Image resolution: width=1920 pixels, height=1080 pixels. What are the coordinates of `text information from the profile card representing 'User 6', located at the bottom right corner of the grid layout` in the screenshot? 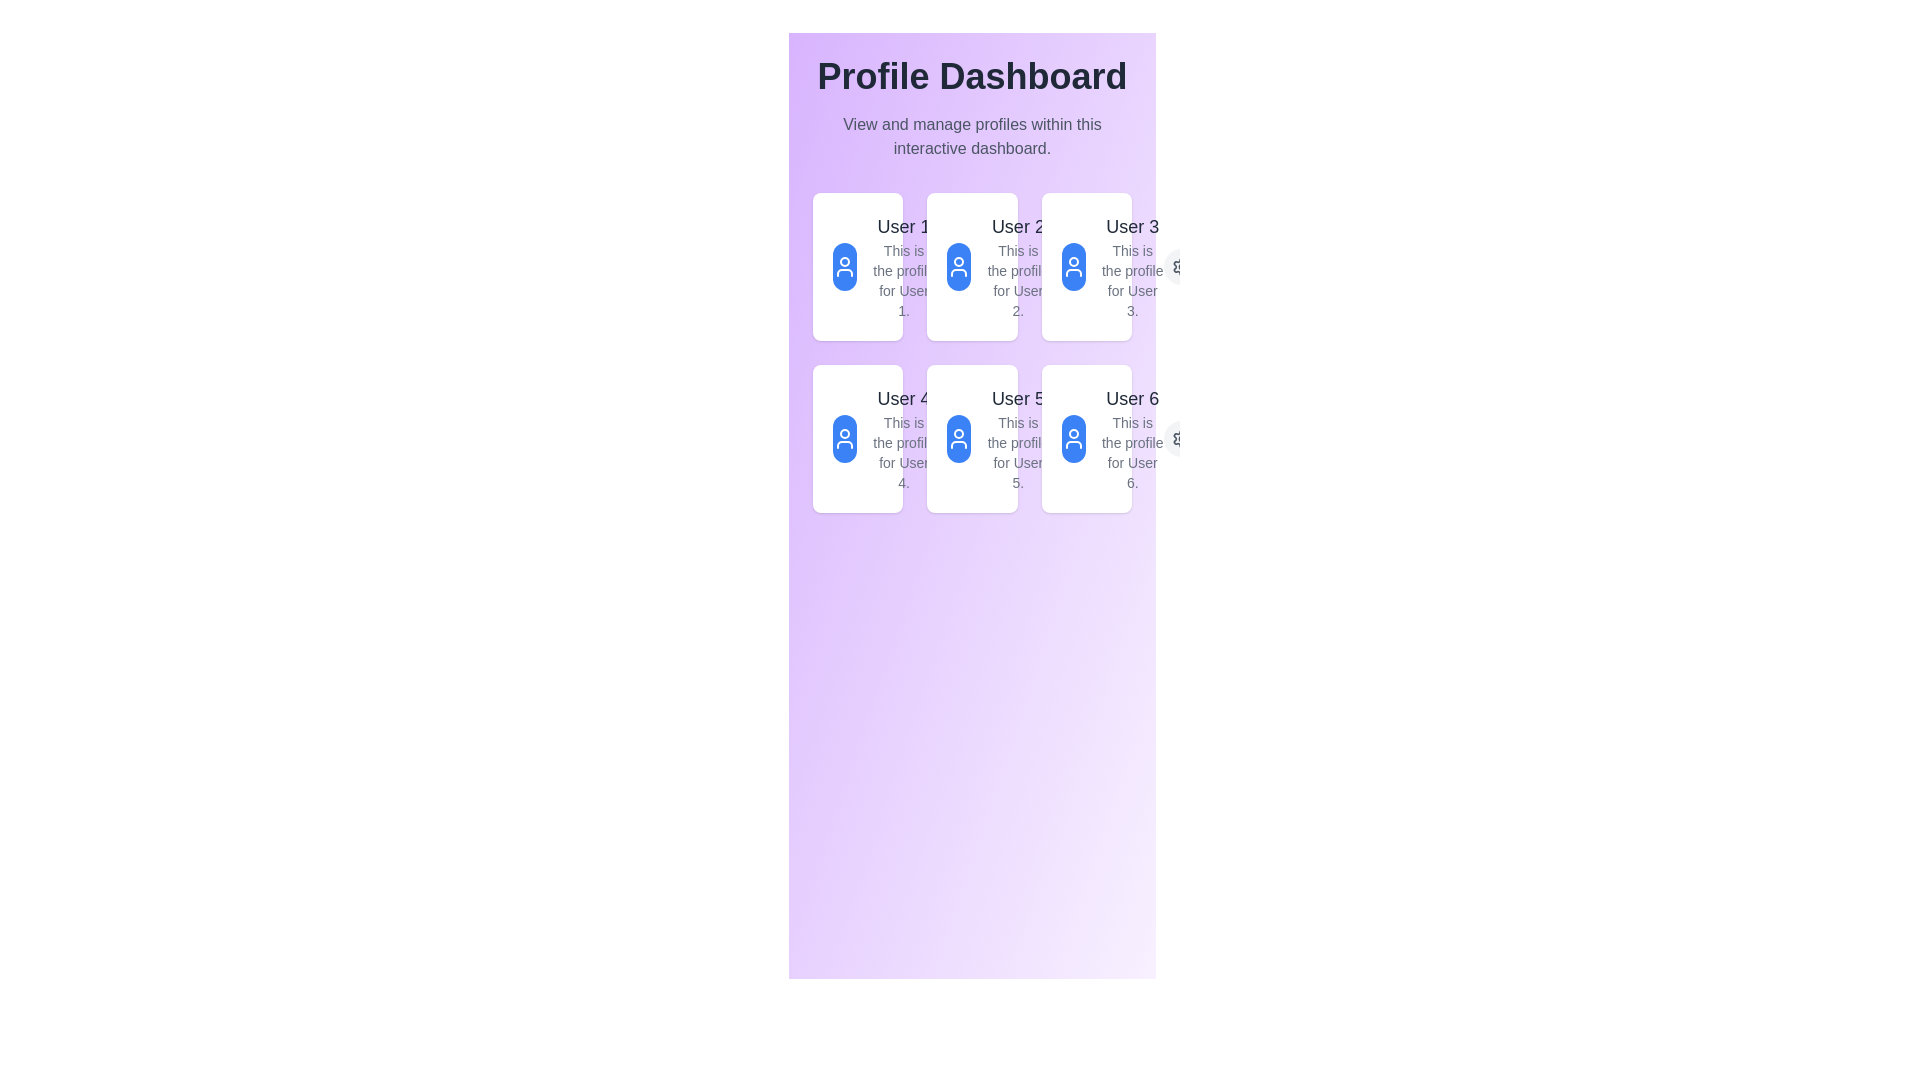 It's located at (1111, 438).